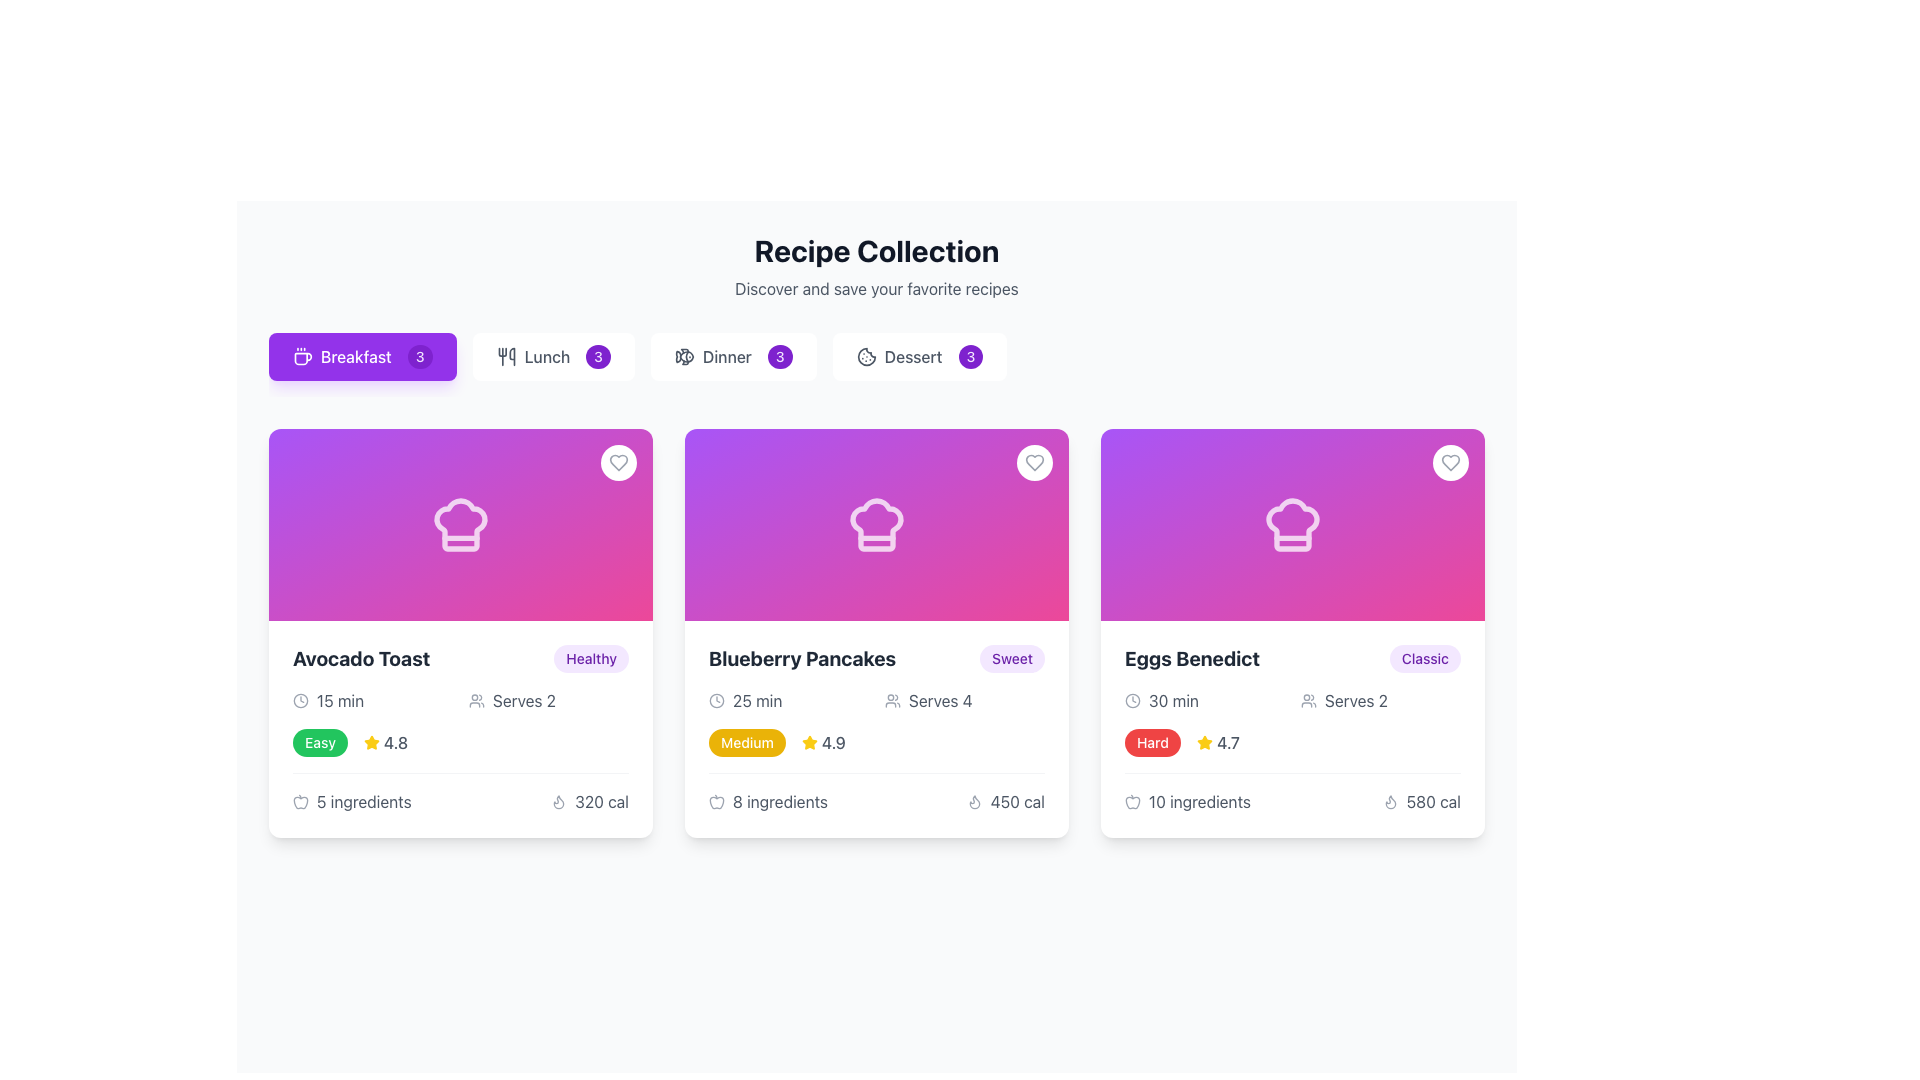  I want to click on text label displaying the value '4.8' which is located below the main card title 'Avocado Toast' and to the right of a yellow star icon in the rating section, so click(395, 743).